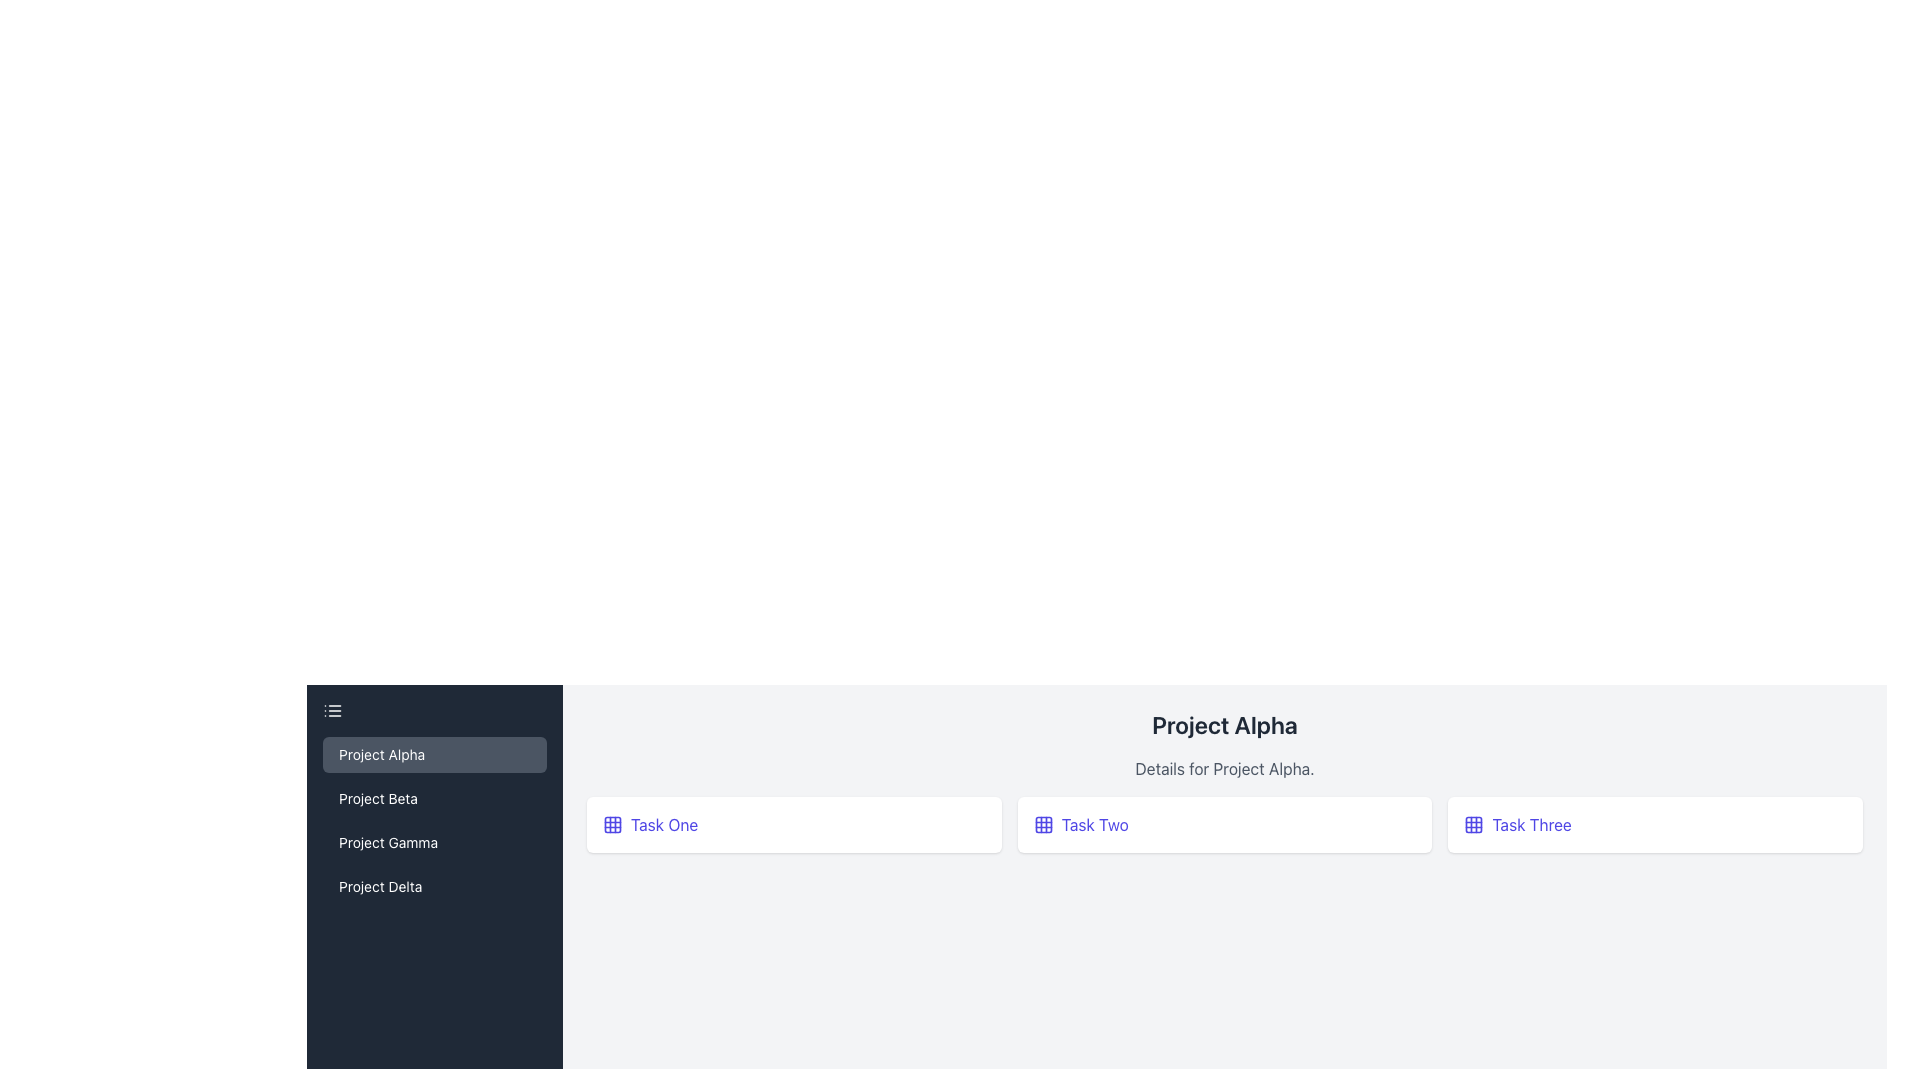 The image size is (1920, 1080). I want to click on the blue square-shaped icon with a grid-like pattern located at the center of the 'Task Two' card, so click(1042, 825).